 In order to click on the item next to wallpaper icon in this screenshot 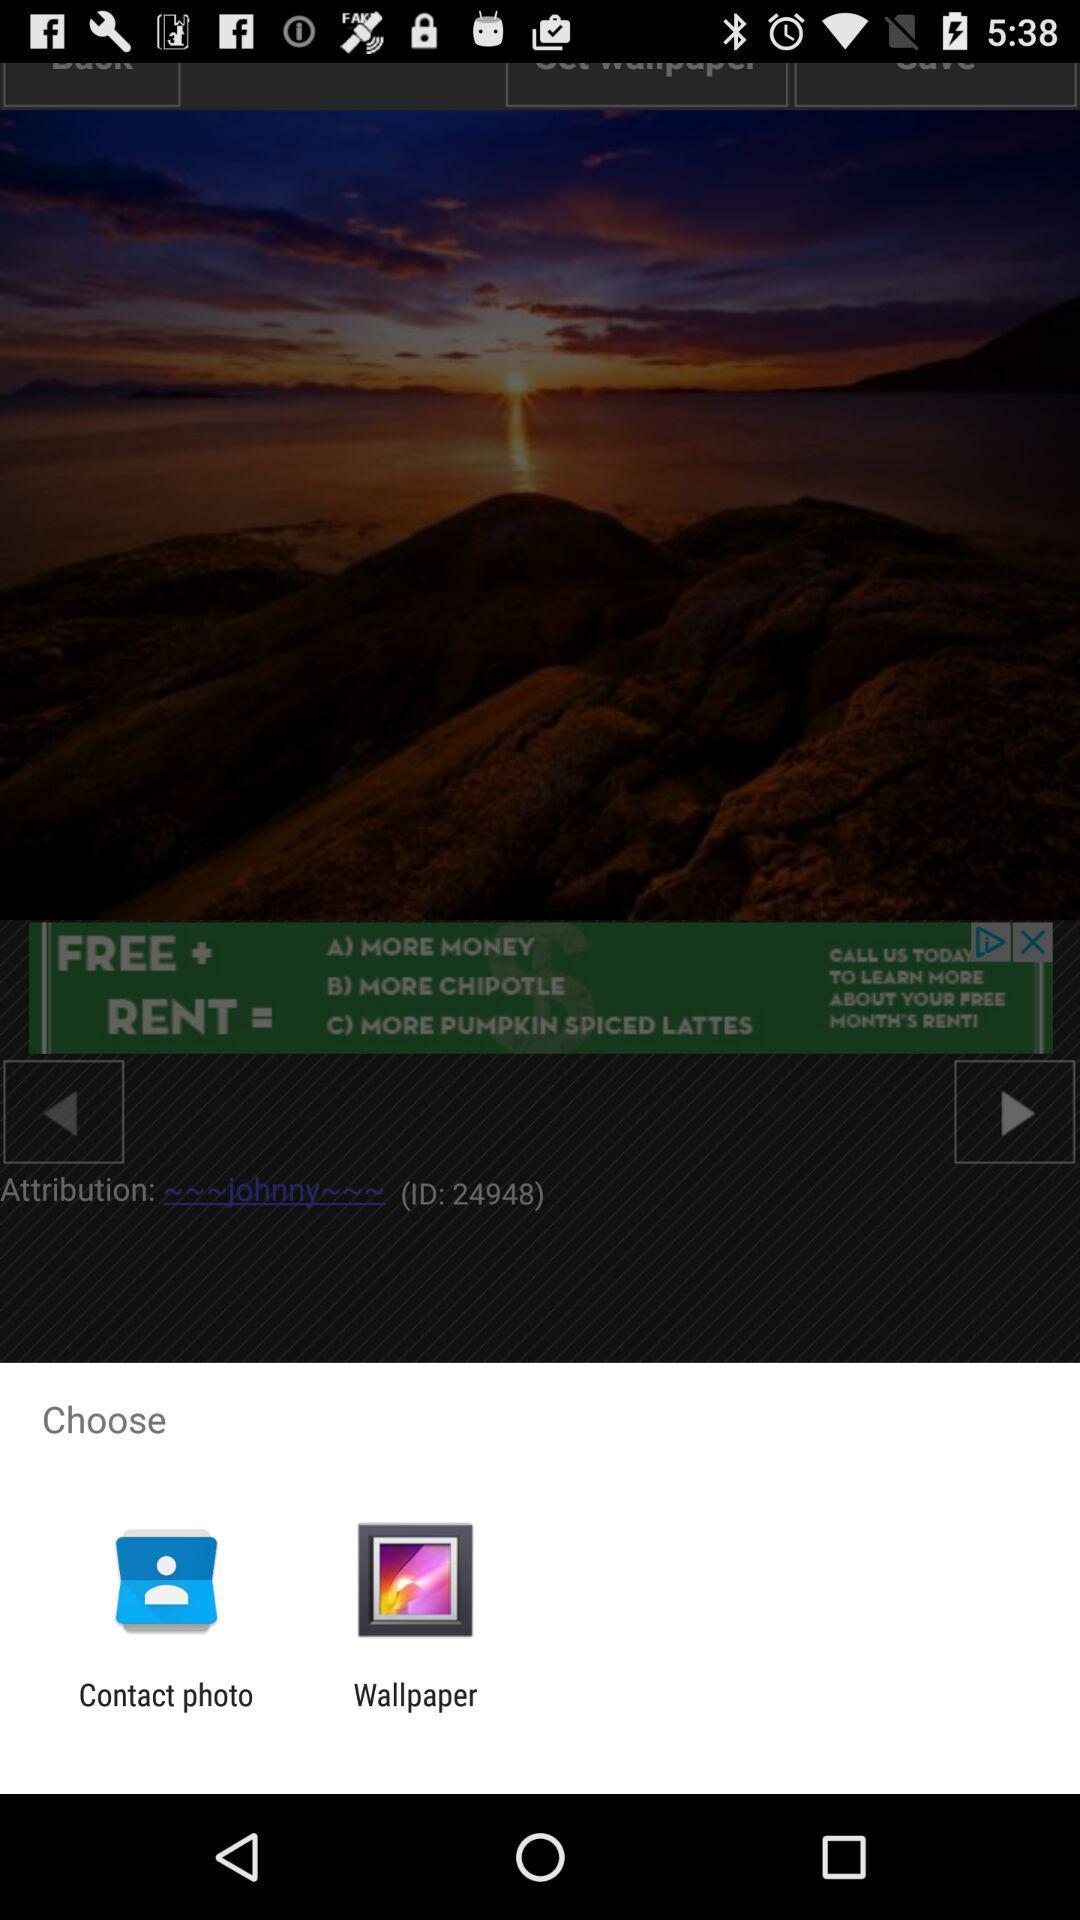, I will do `click(165, 1711)`.